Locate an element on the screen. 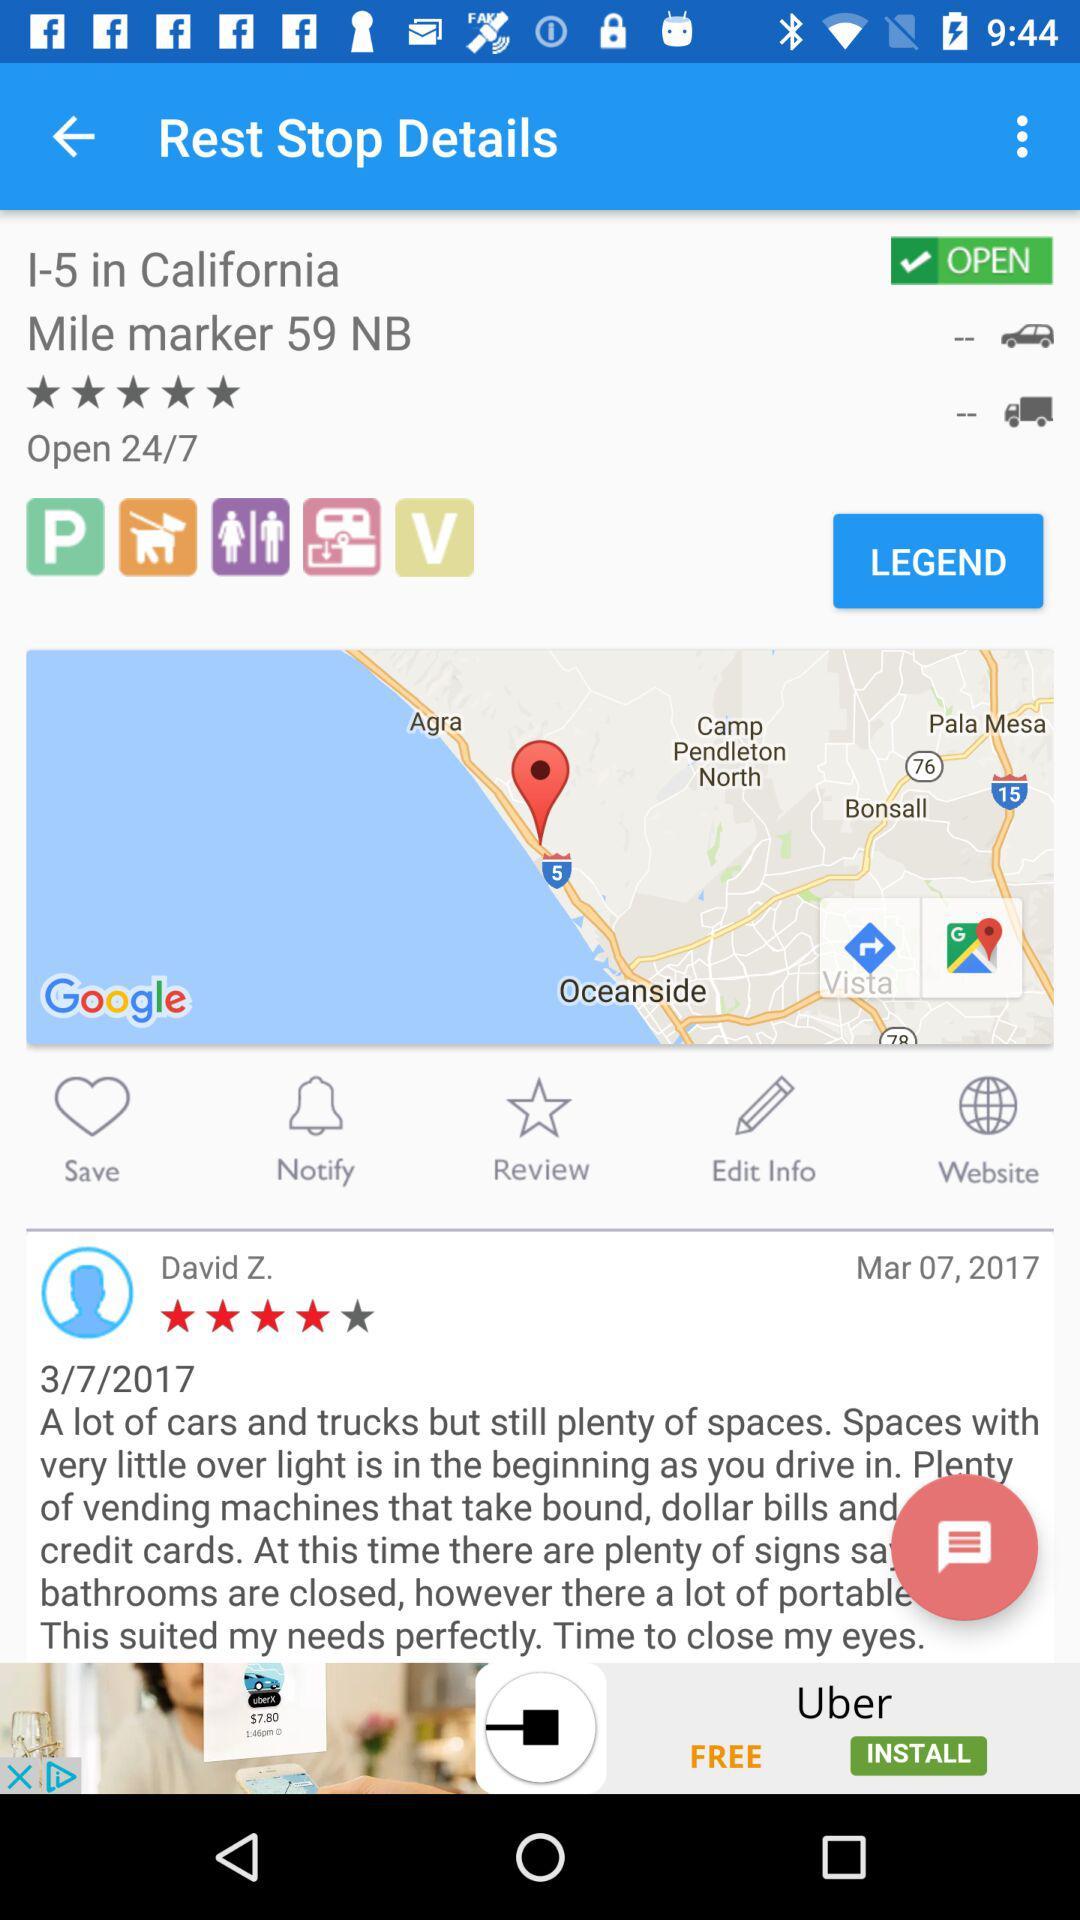 This screenshot has width=1080, height=1920. advertisement page is located at coordinates (540, 1727).